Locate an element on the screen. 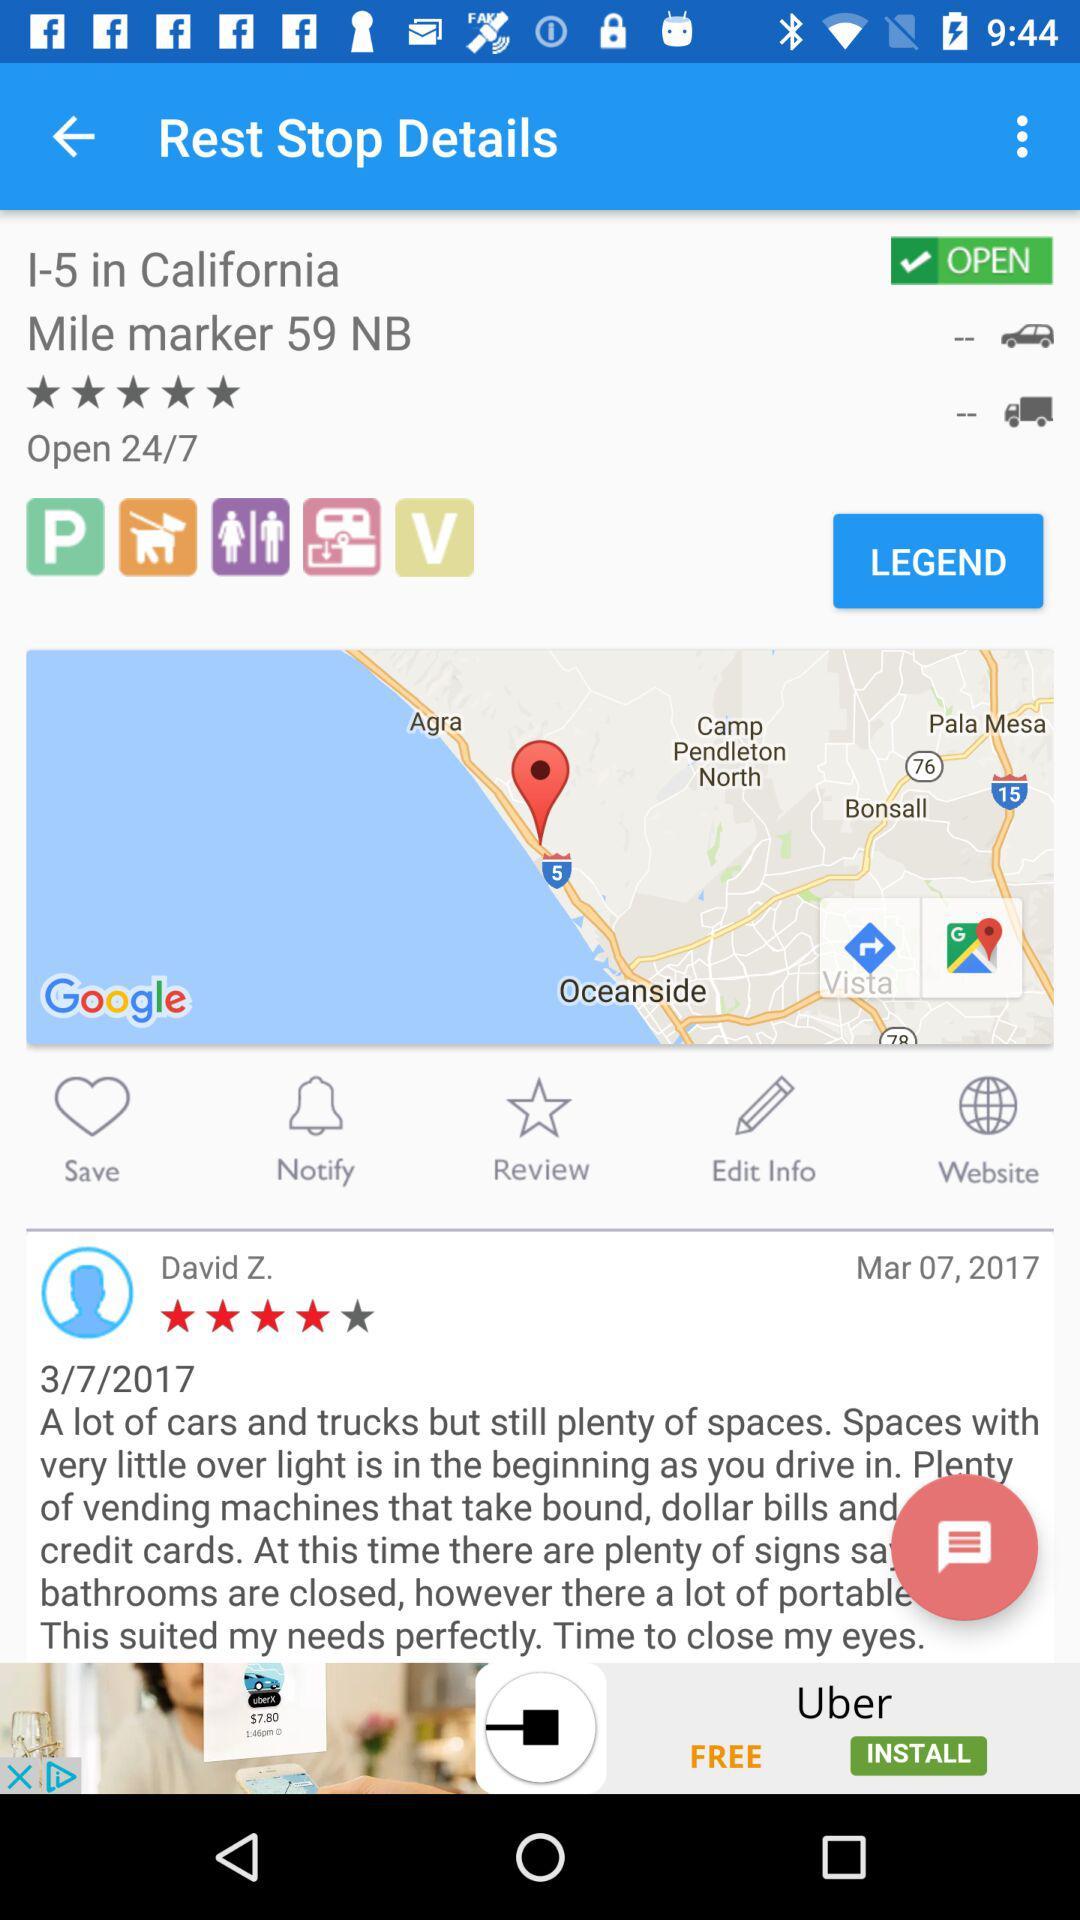 This screenshot has width=1080, height=1920. advertisement page is located at coordinates (540, 1727).